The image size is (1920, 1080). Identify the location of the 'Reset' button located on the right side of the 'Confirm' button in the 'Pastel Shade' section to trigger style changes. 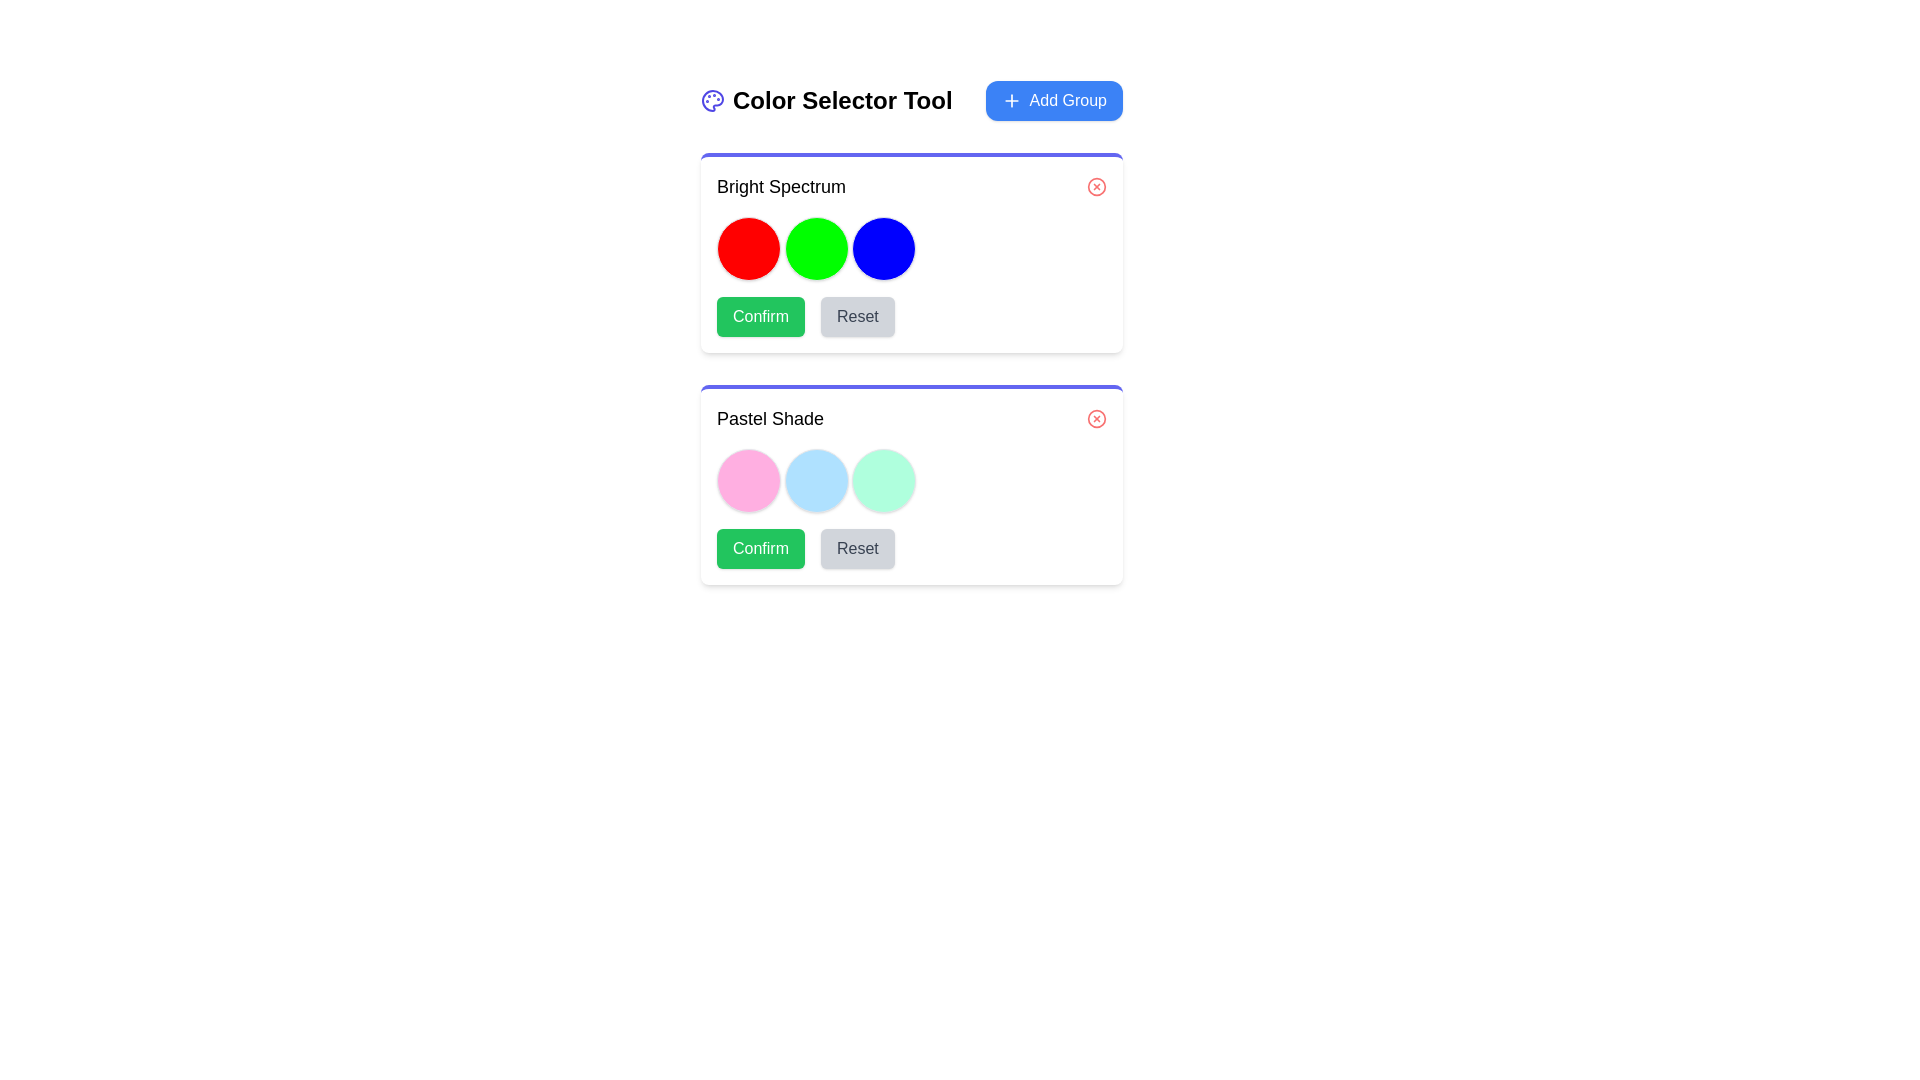
(857, 548).